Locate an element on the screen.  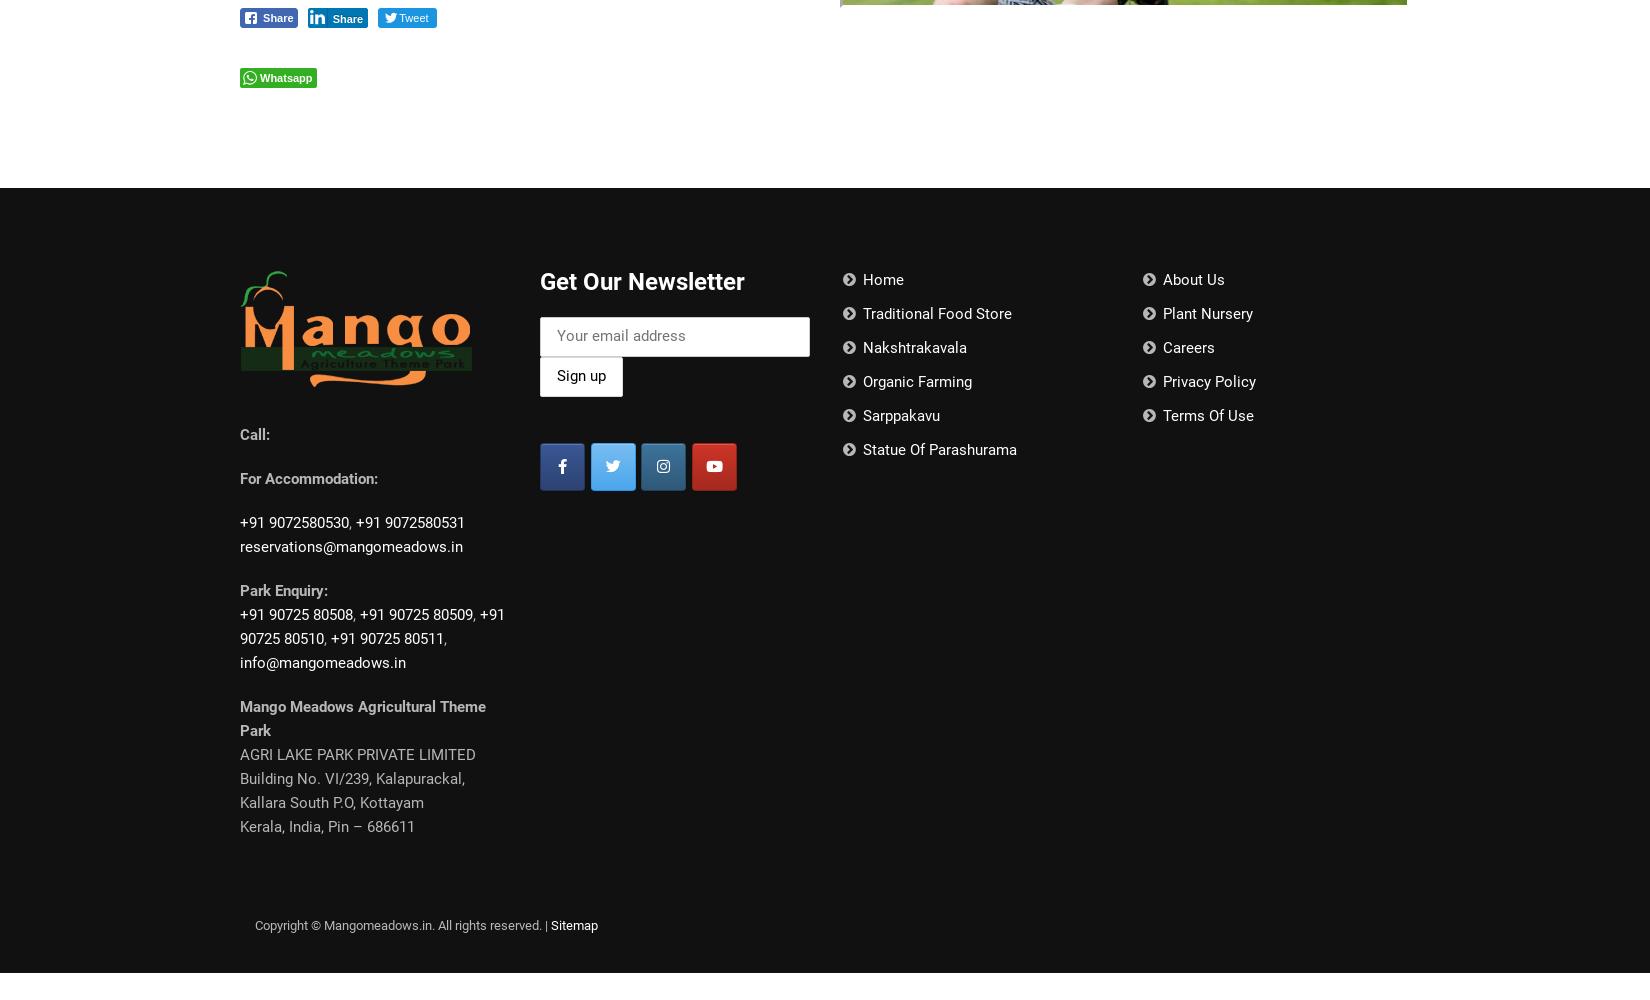
'Accommodation:' is located at coordinates (321, 478).